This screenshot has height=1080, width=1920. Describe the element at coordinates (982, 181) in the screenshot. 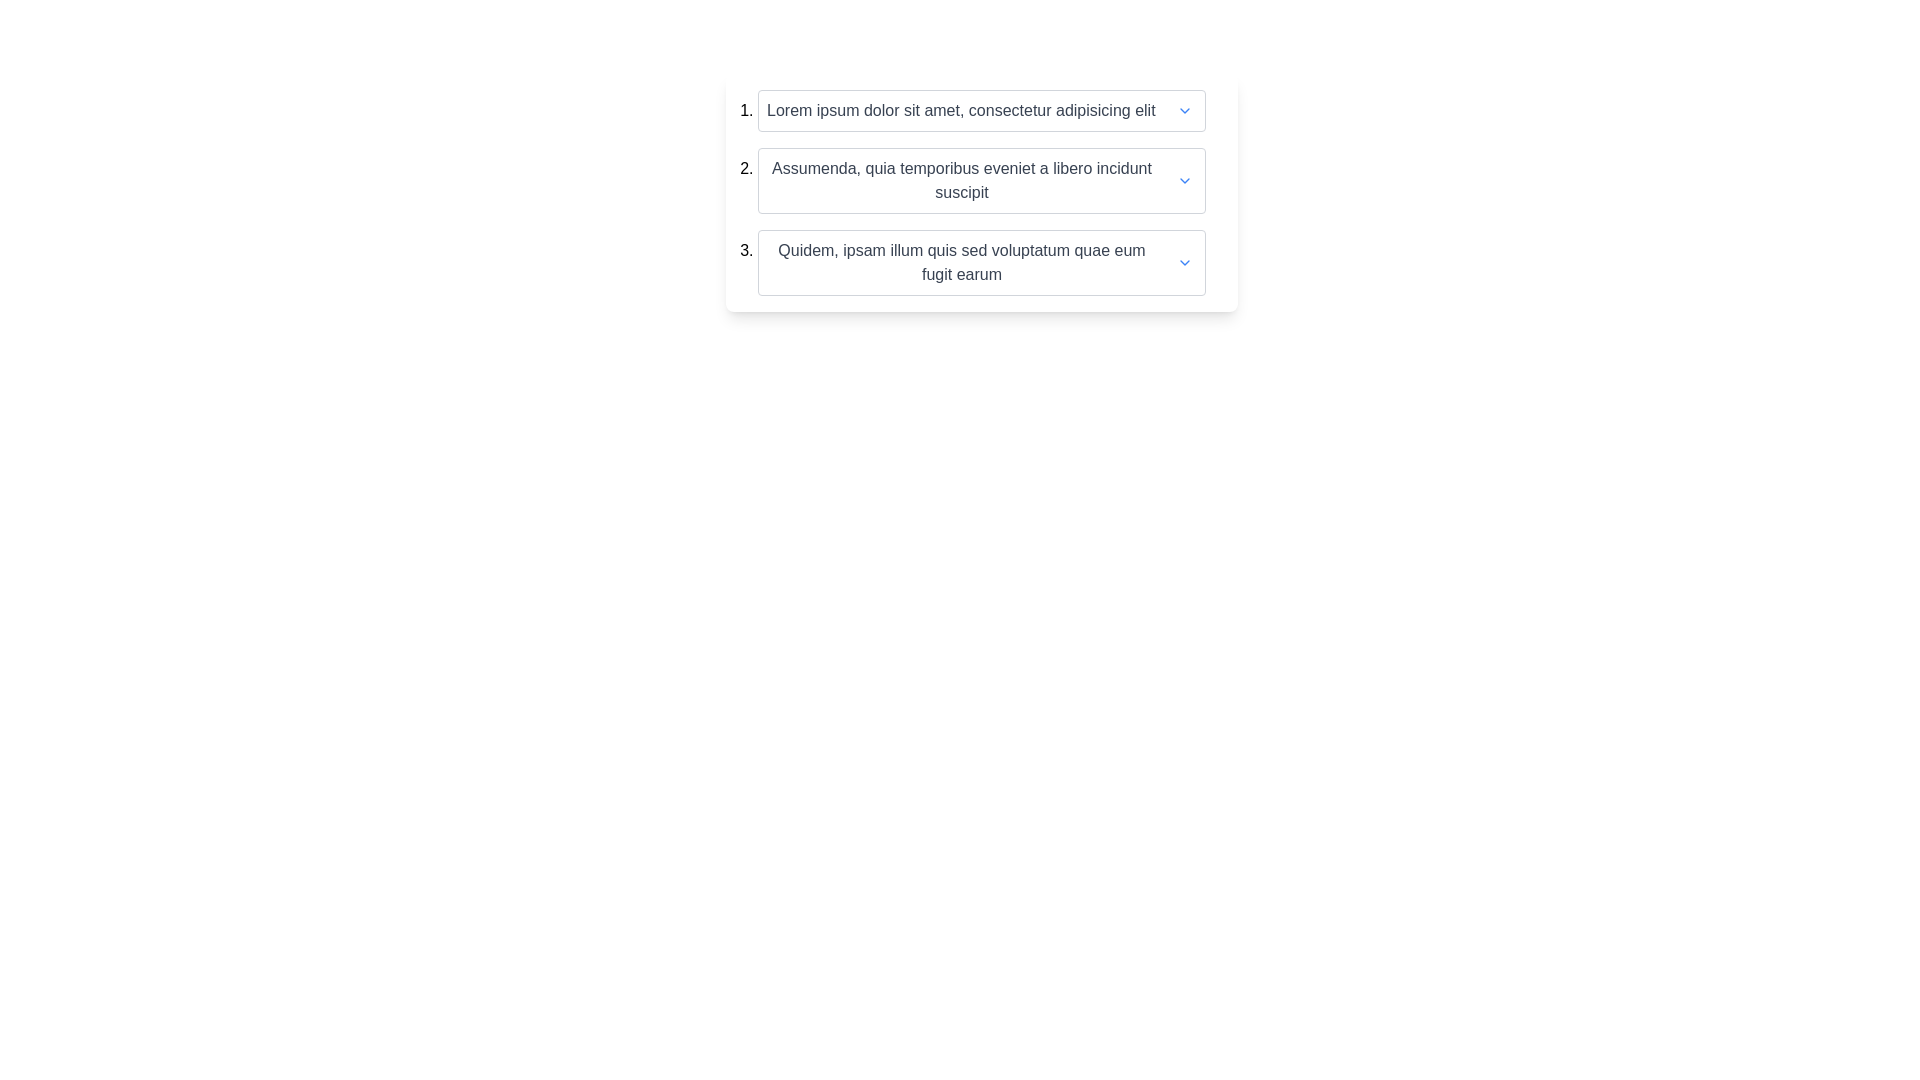

I see `displayed text from the second item in the ordered list, which is a collapsible list item that can be expanded by clicking the arrow icon on the right` at that location.